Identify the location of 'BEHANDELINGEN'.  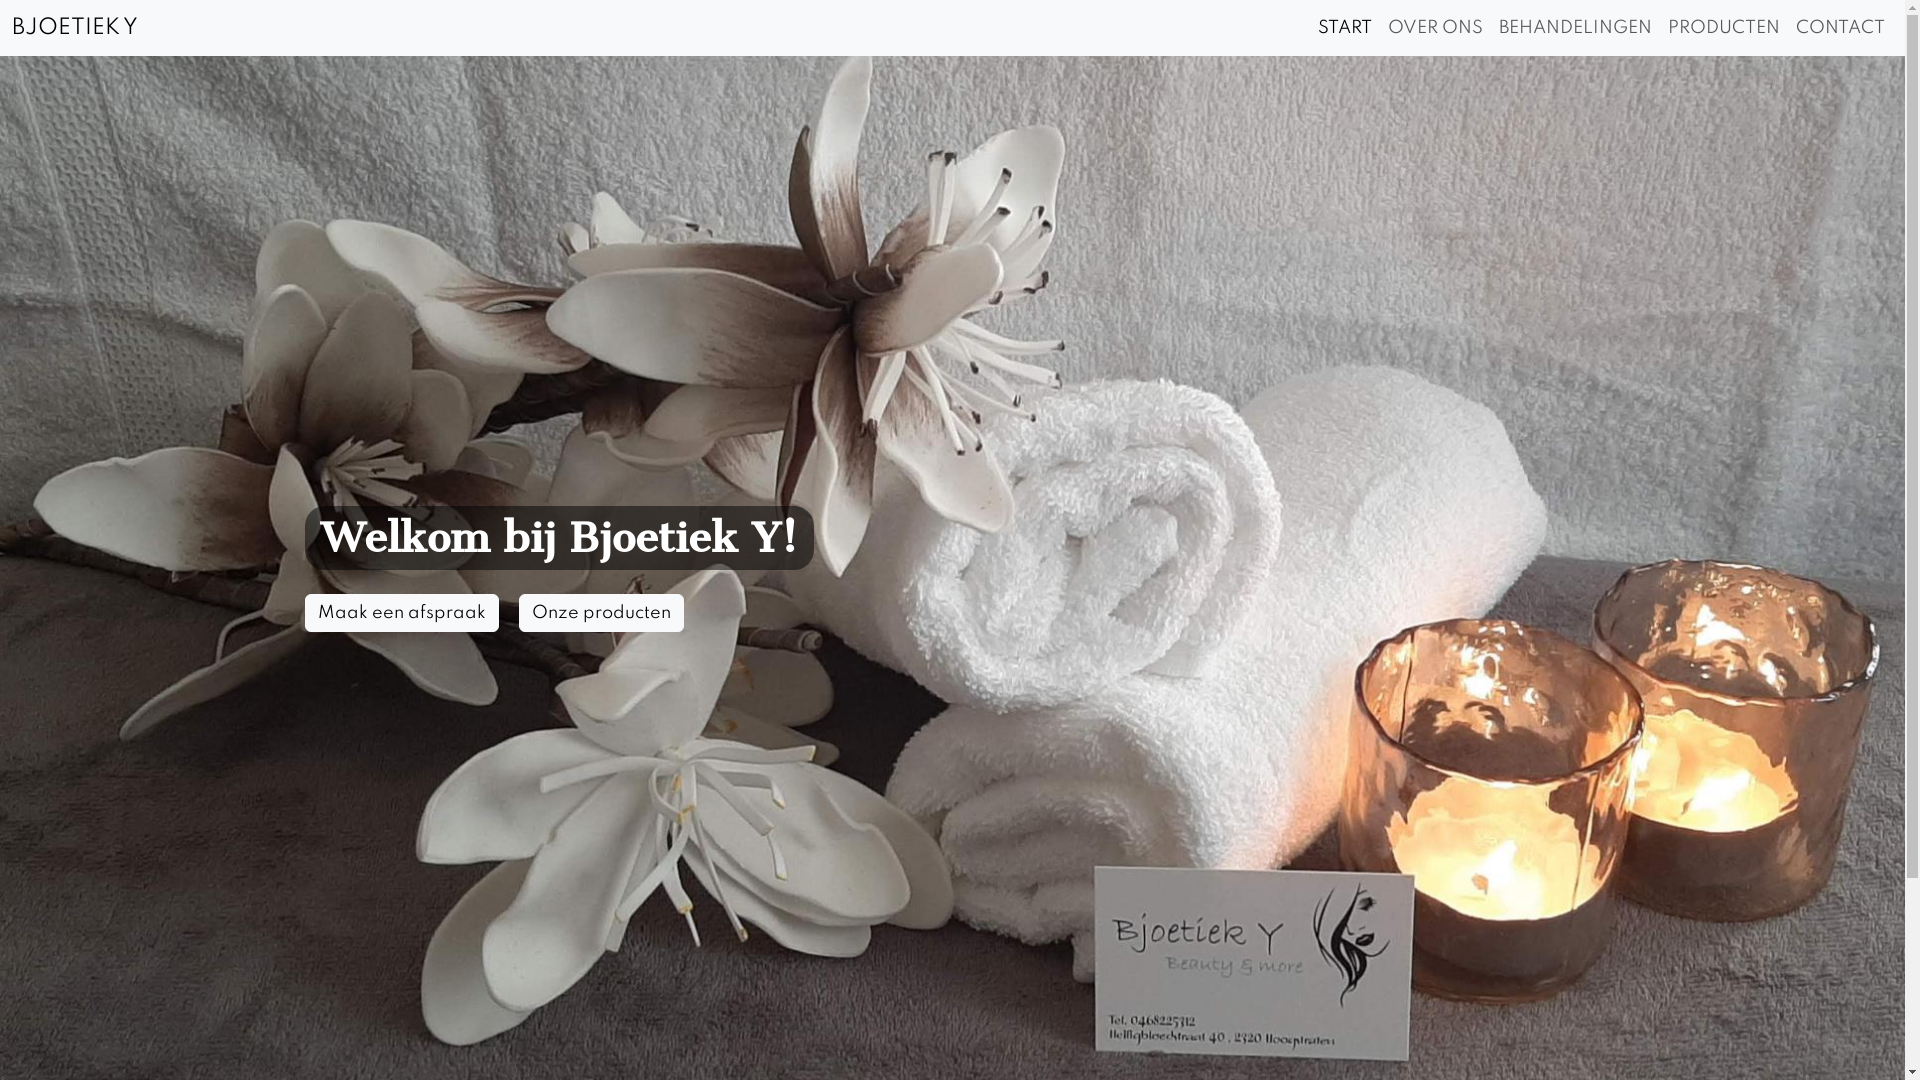
(1491, 27).